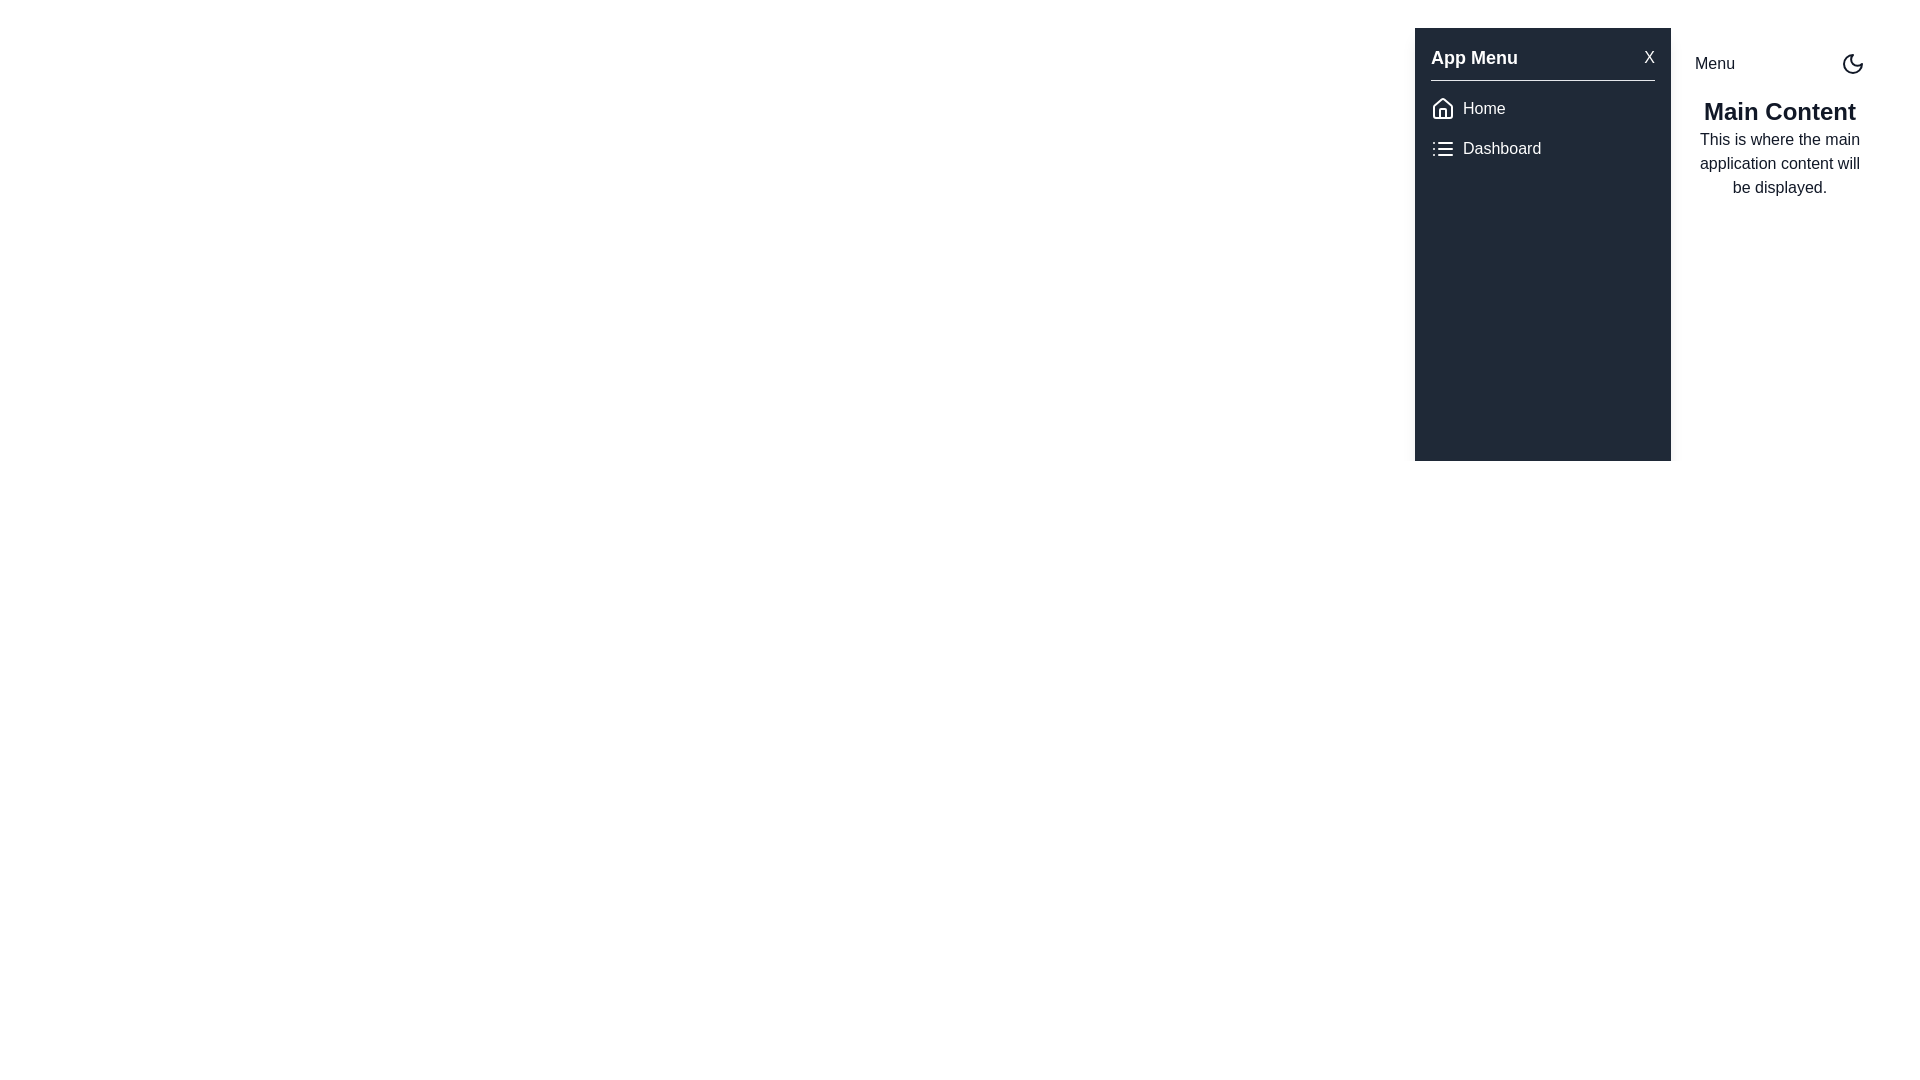 The height and width of the screenshot is (1080, 1920). What do you see at coordinates (1474, 56) in the screenshot?
I see `the 'App Menu' label, which is styled with bold and large font, located at the top left of the dark-colored sidebar header` at bounding box center [1474, 56].